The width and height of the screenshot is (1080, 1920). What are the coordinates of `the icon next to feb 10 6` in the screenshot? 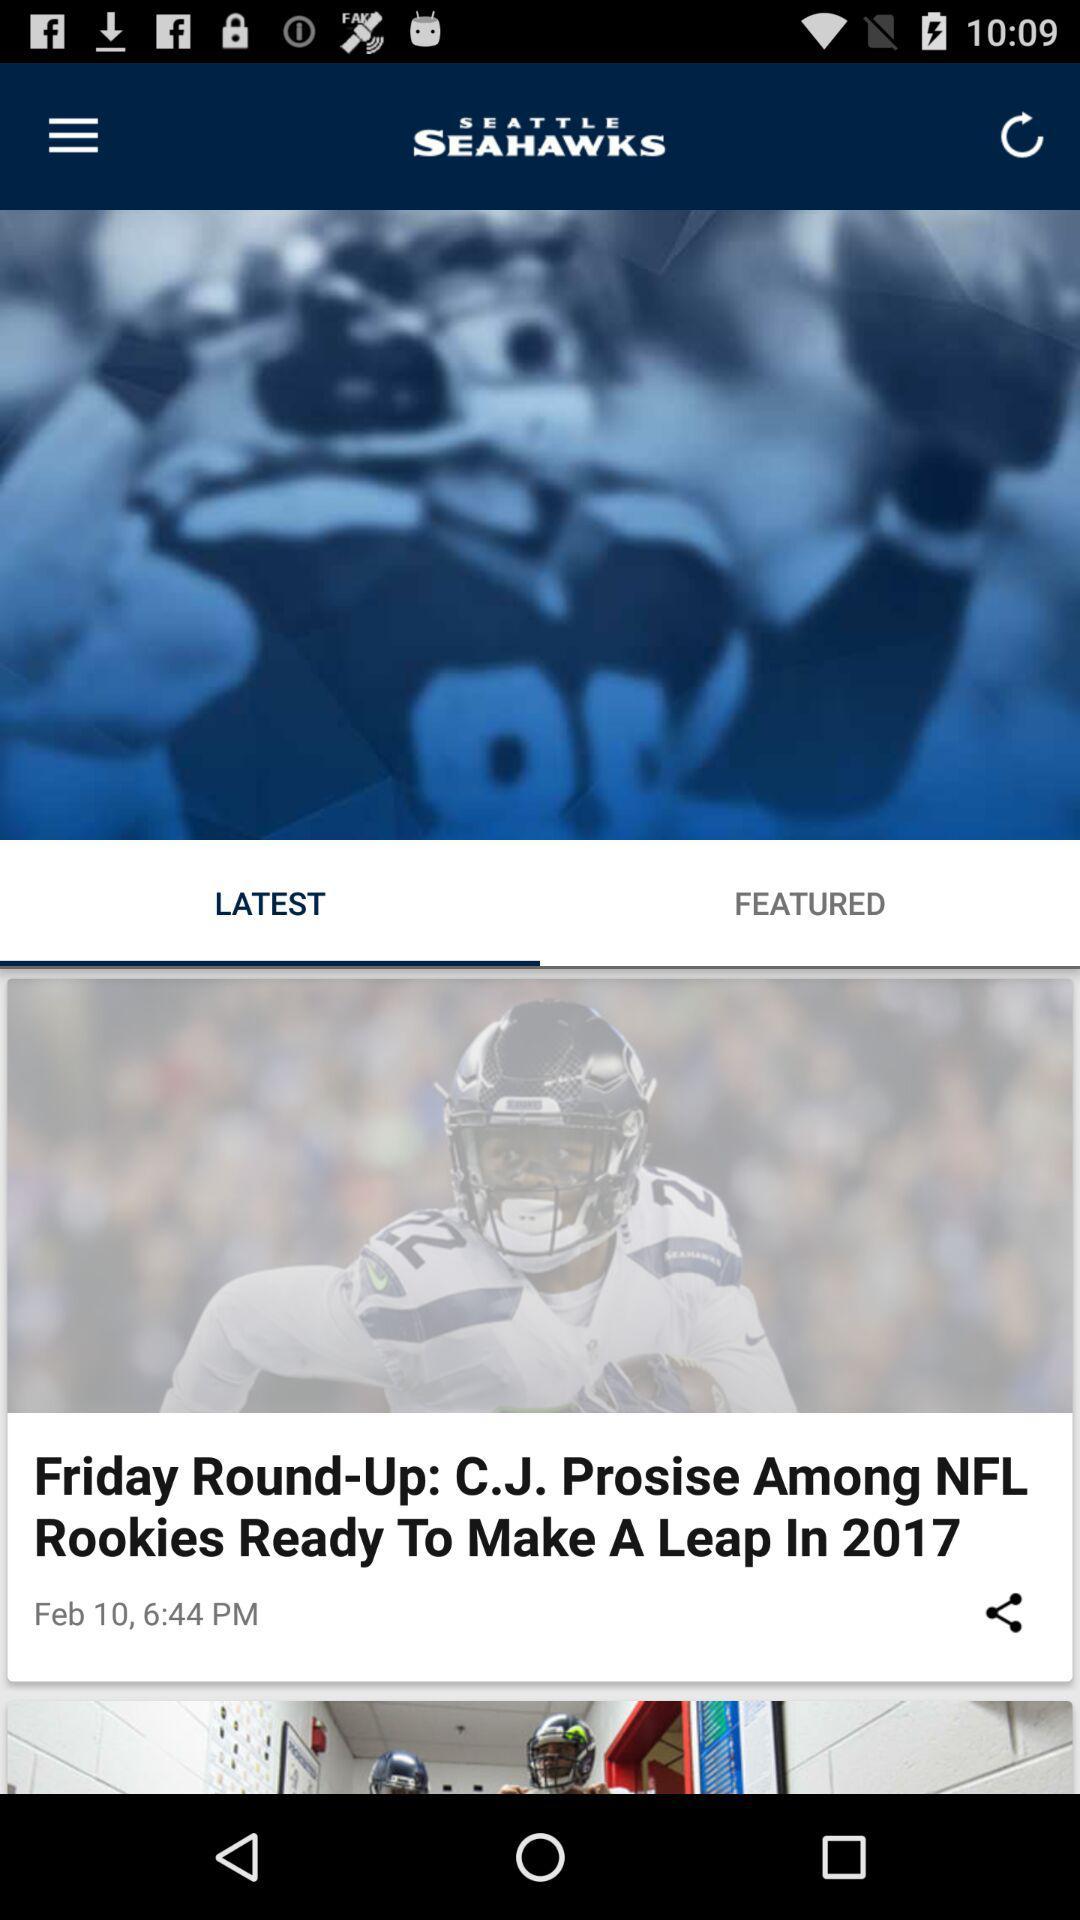 It's located at (1003, 1612).